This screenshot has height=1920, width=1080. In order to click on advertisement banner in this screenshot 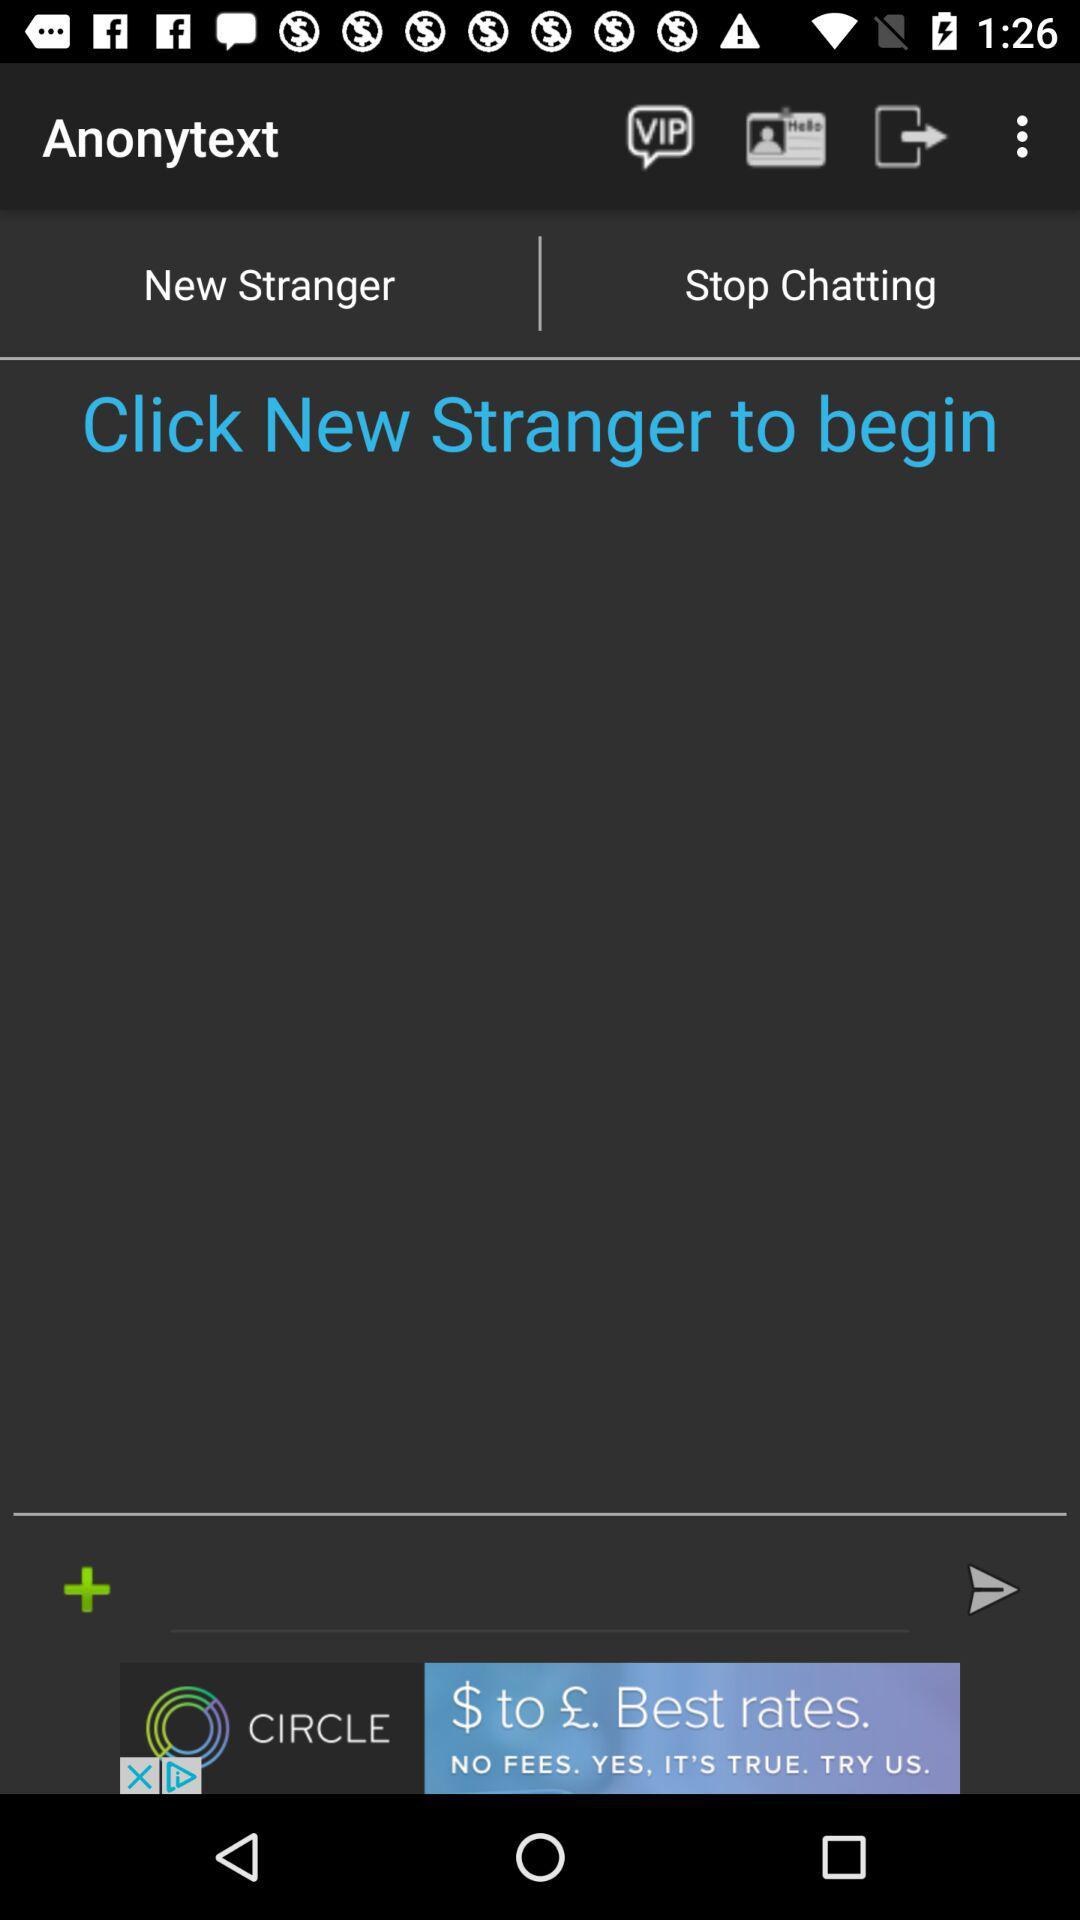, I will do `click(540, 1727)`.